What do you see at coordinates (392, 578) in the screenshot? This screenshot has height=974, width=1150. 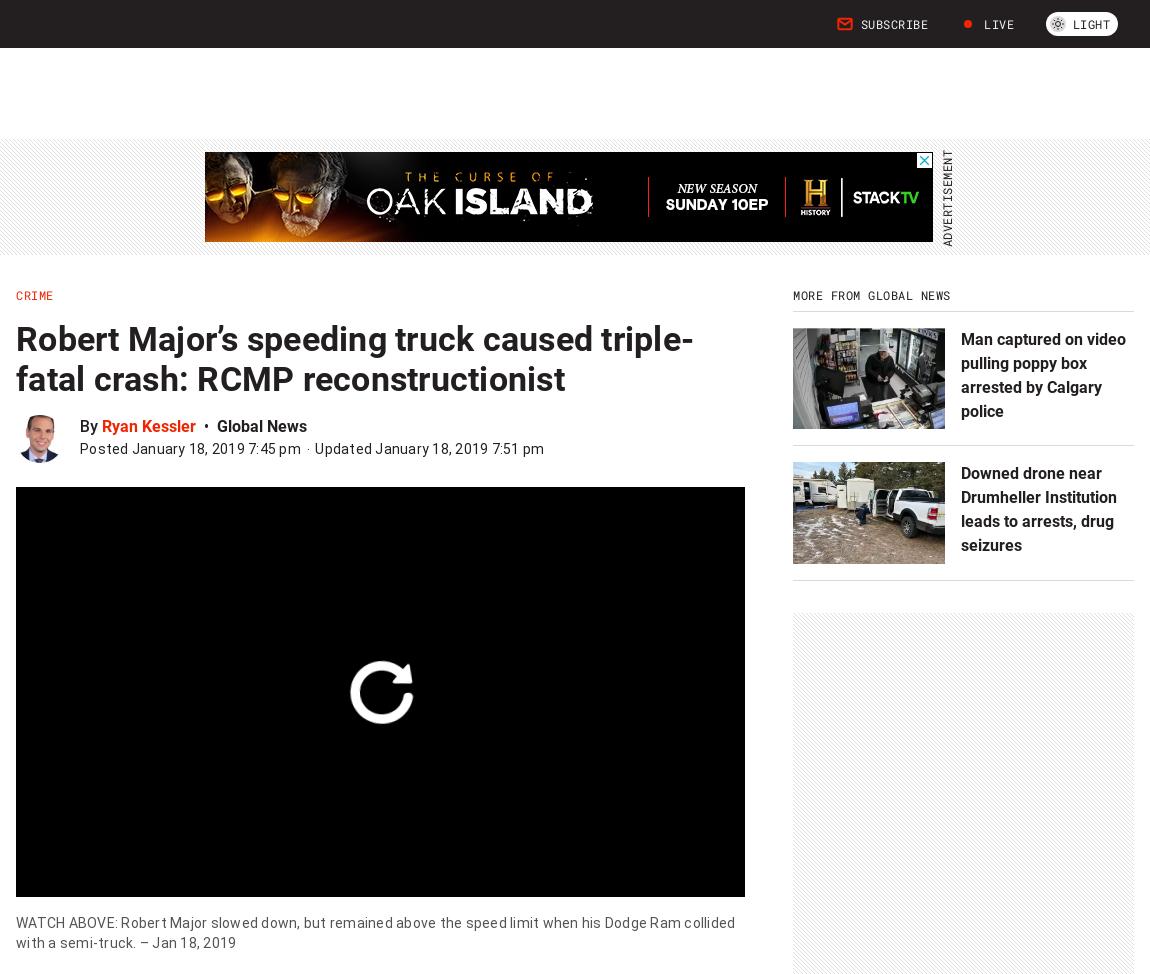 I see `'Most wanted: Years after Toronto teen stabbing hunt continues for suspect'` at bounding box center [392, 578].